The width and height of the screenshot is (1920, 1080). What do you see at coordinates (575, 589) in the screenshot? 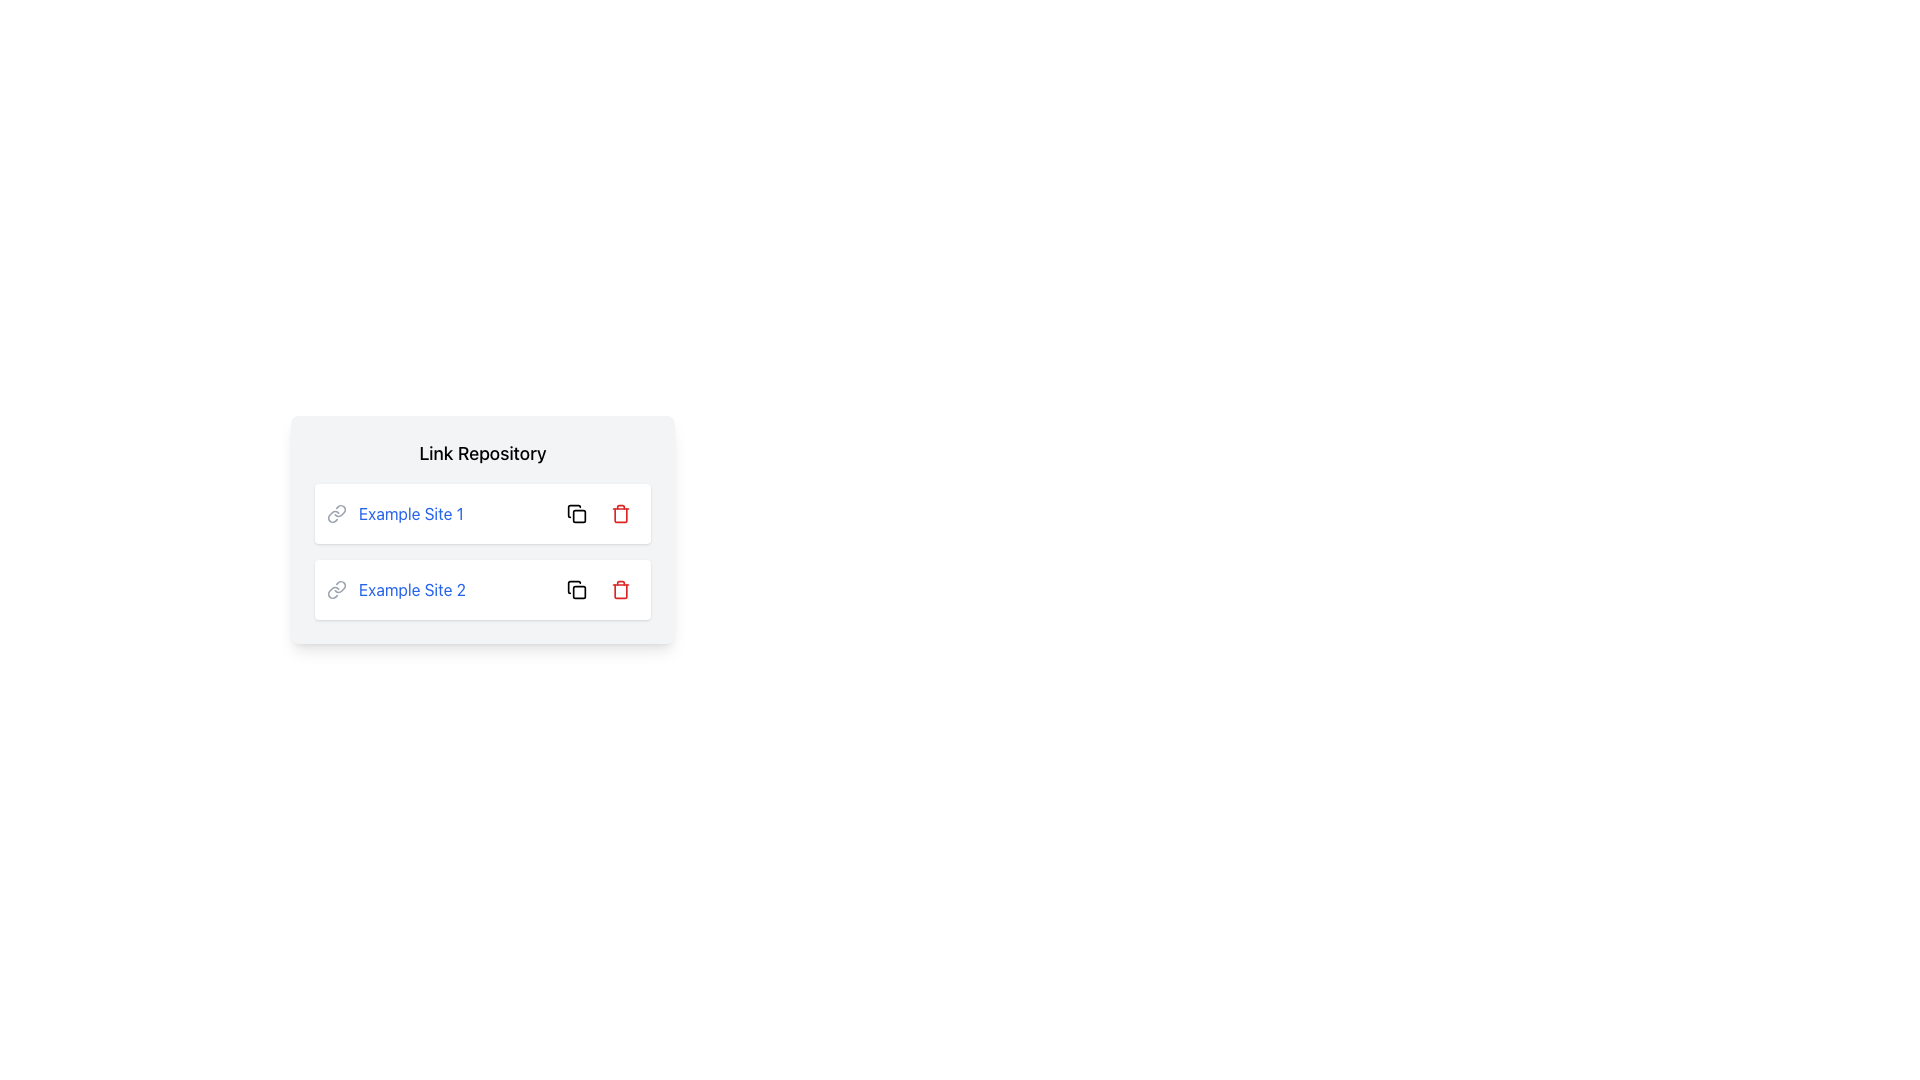
I see `the copy icon, which is the second icon in the list row for 'Example Site 2' under 'Link Repository'` at bounding box center [575, 589].